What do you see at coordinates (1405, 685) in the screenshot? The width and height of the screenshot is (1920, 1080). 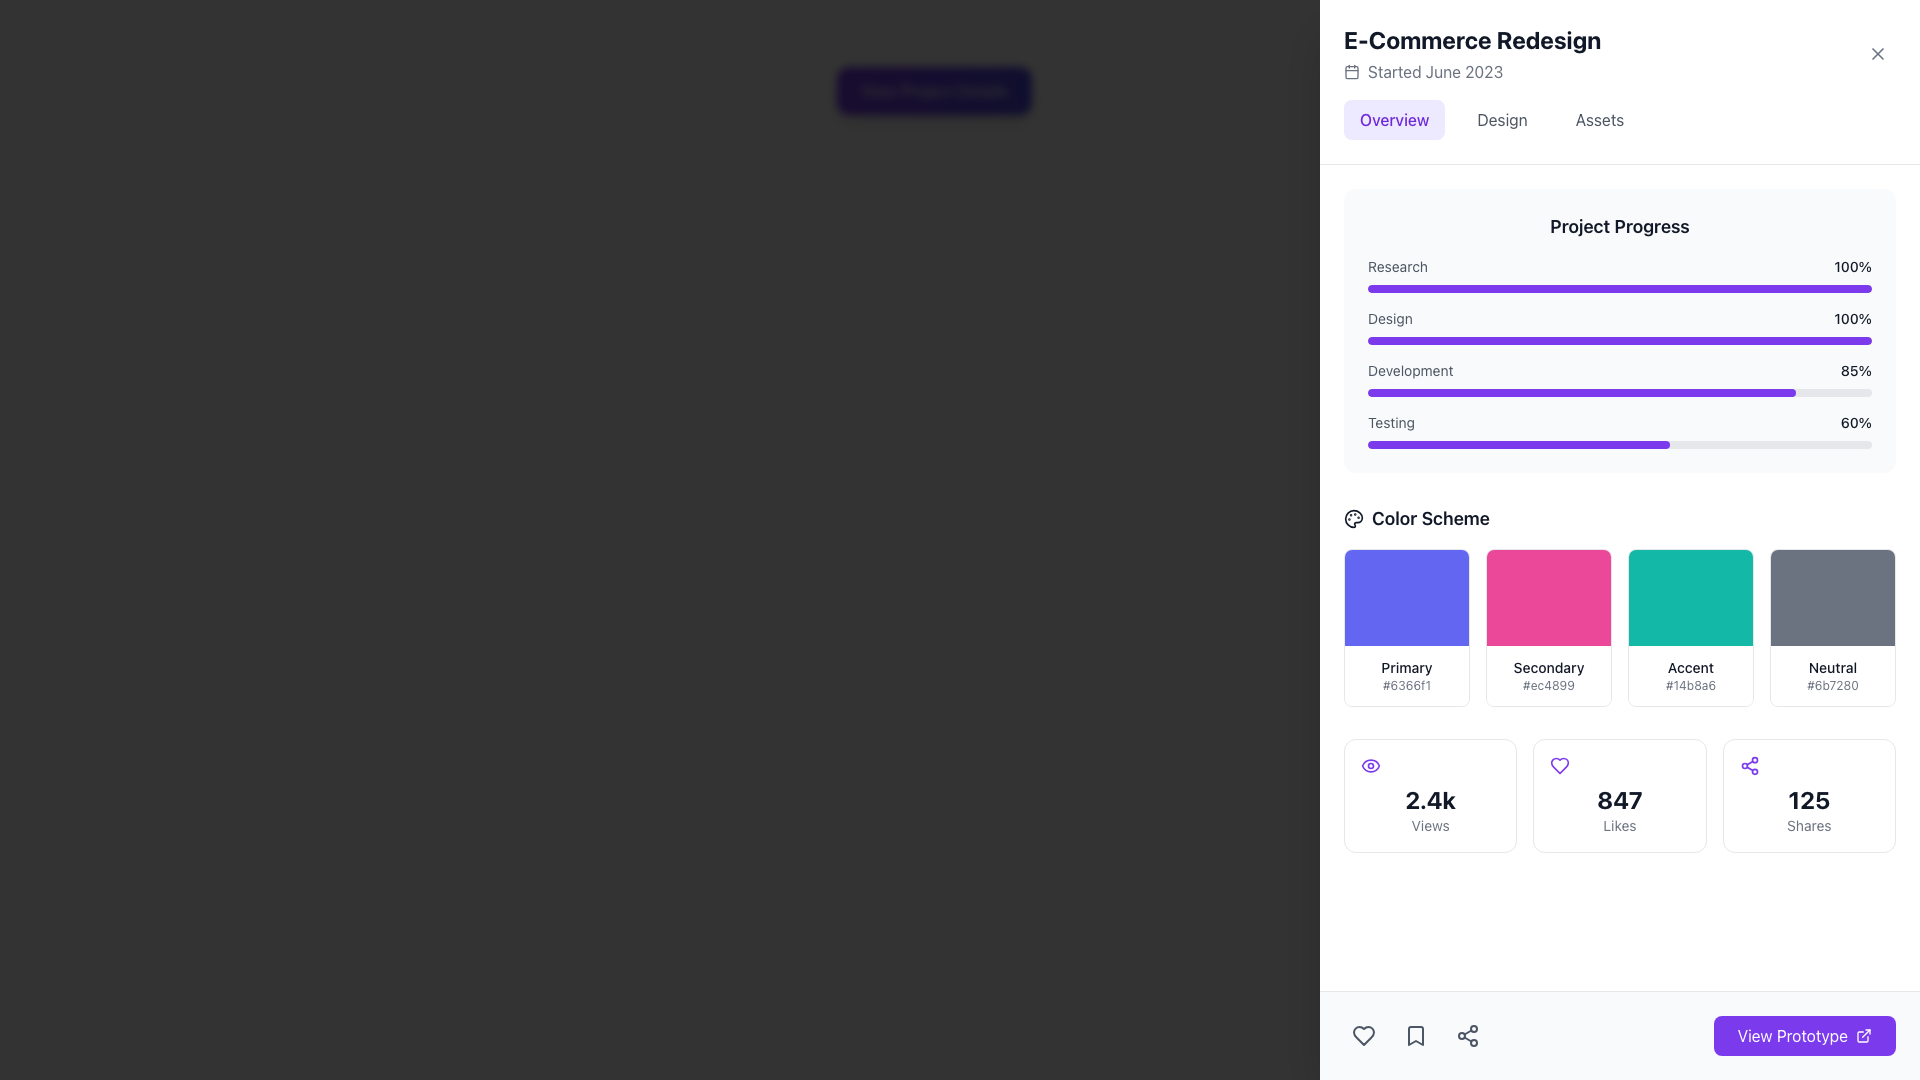 I see `the small text field displaying the hexadecimal color code '#6366f1', which is positioned below the 'Primary' label within the card-like section of the Color Scheme` at bounding box center [1405, 685].